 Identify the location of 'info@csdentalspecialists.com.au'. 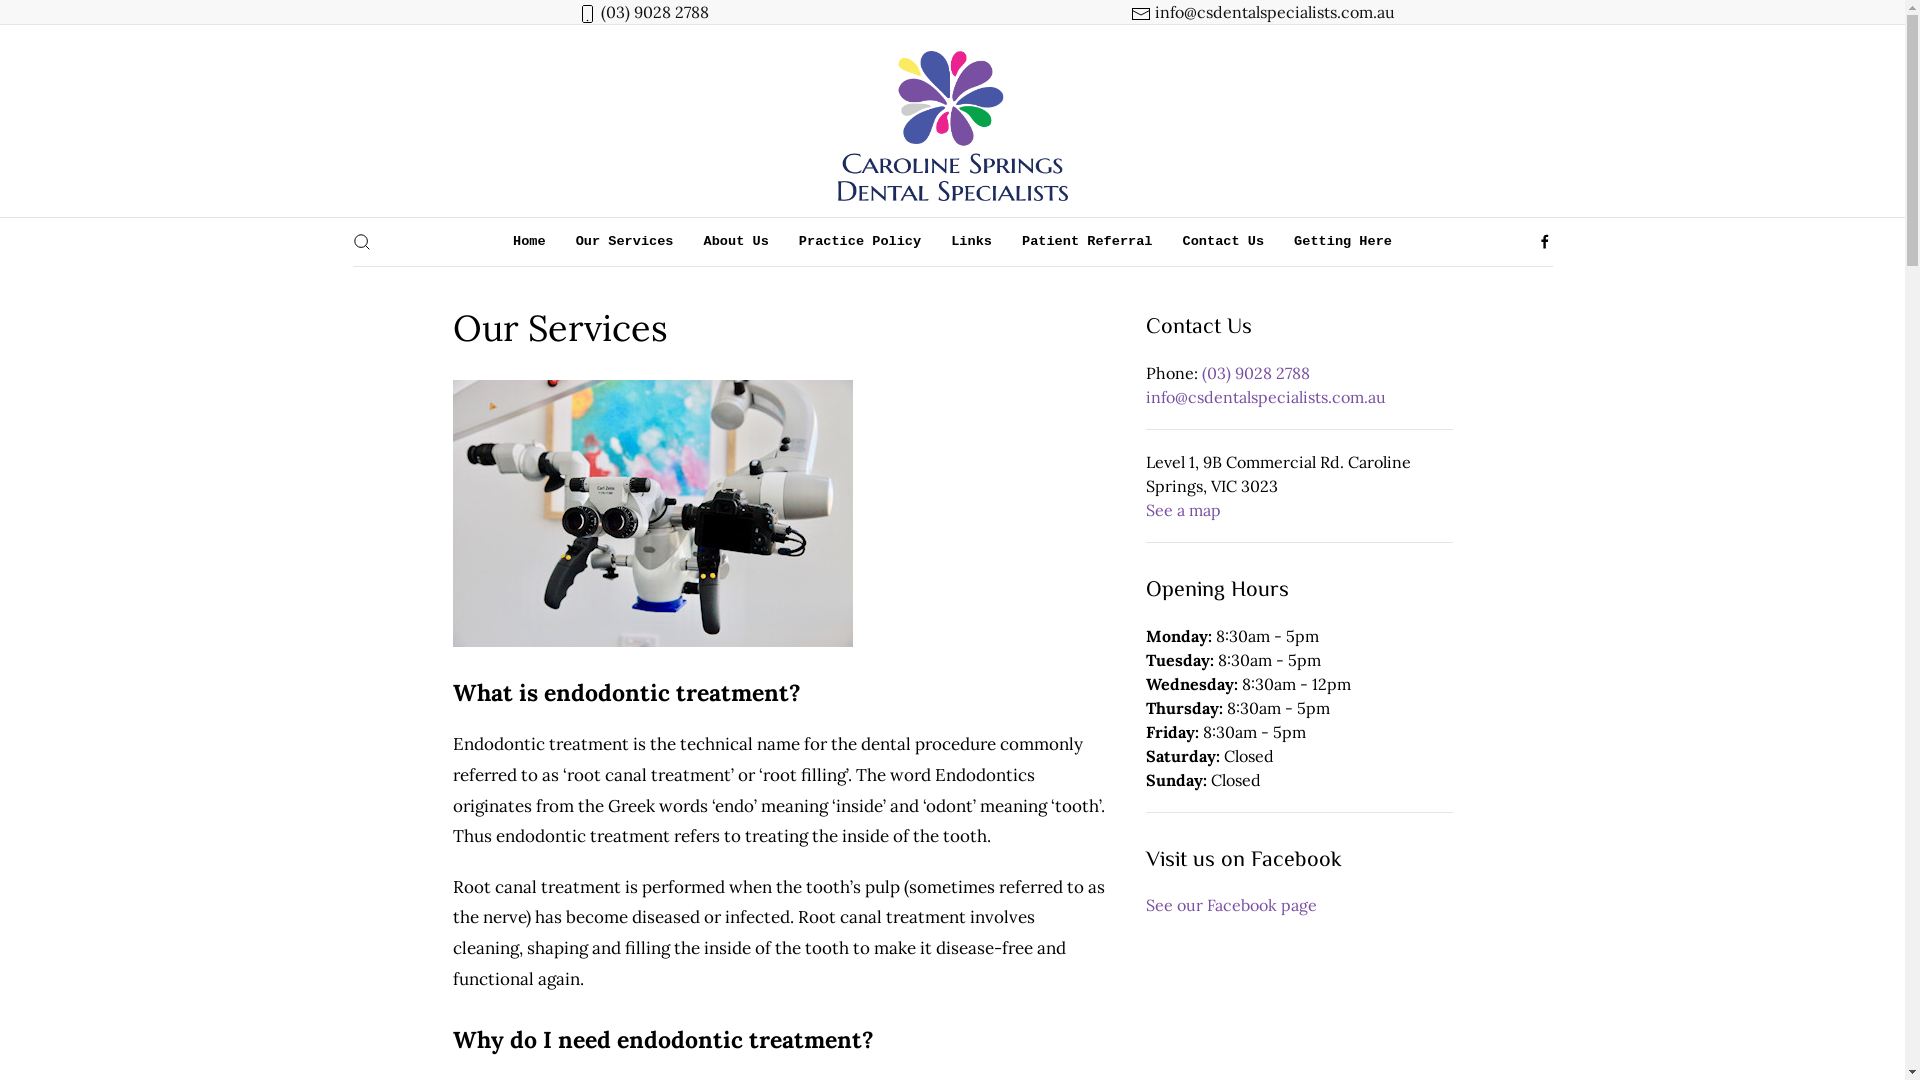
(1272, 11).